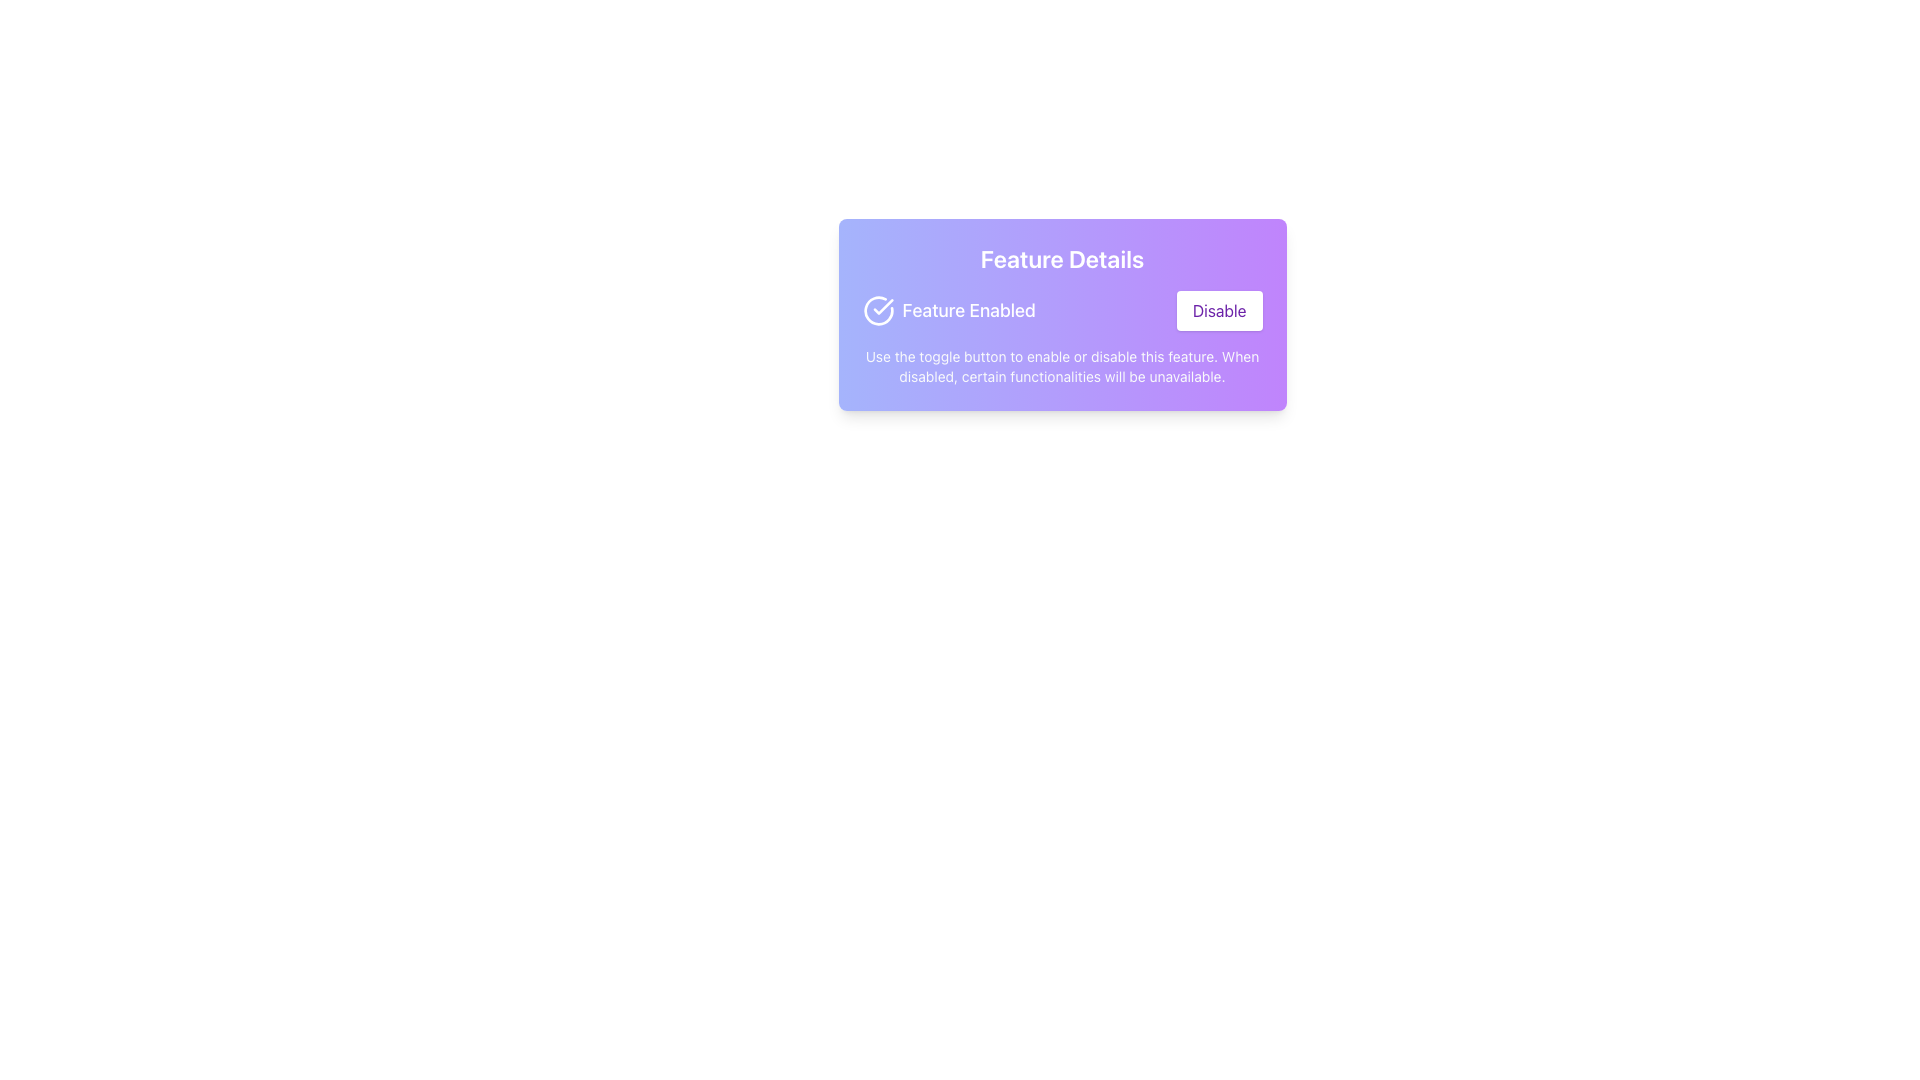 Image resolution: width=1920 pixels, height=1080 pixels. Describe the element at coordinates (1061, 315) in the screenshot. I see `circular icon representing the 'Feature Enabled' status in the composite card element labeled 'Feature Details'` at that location.